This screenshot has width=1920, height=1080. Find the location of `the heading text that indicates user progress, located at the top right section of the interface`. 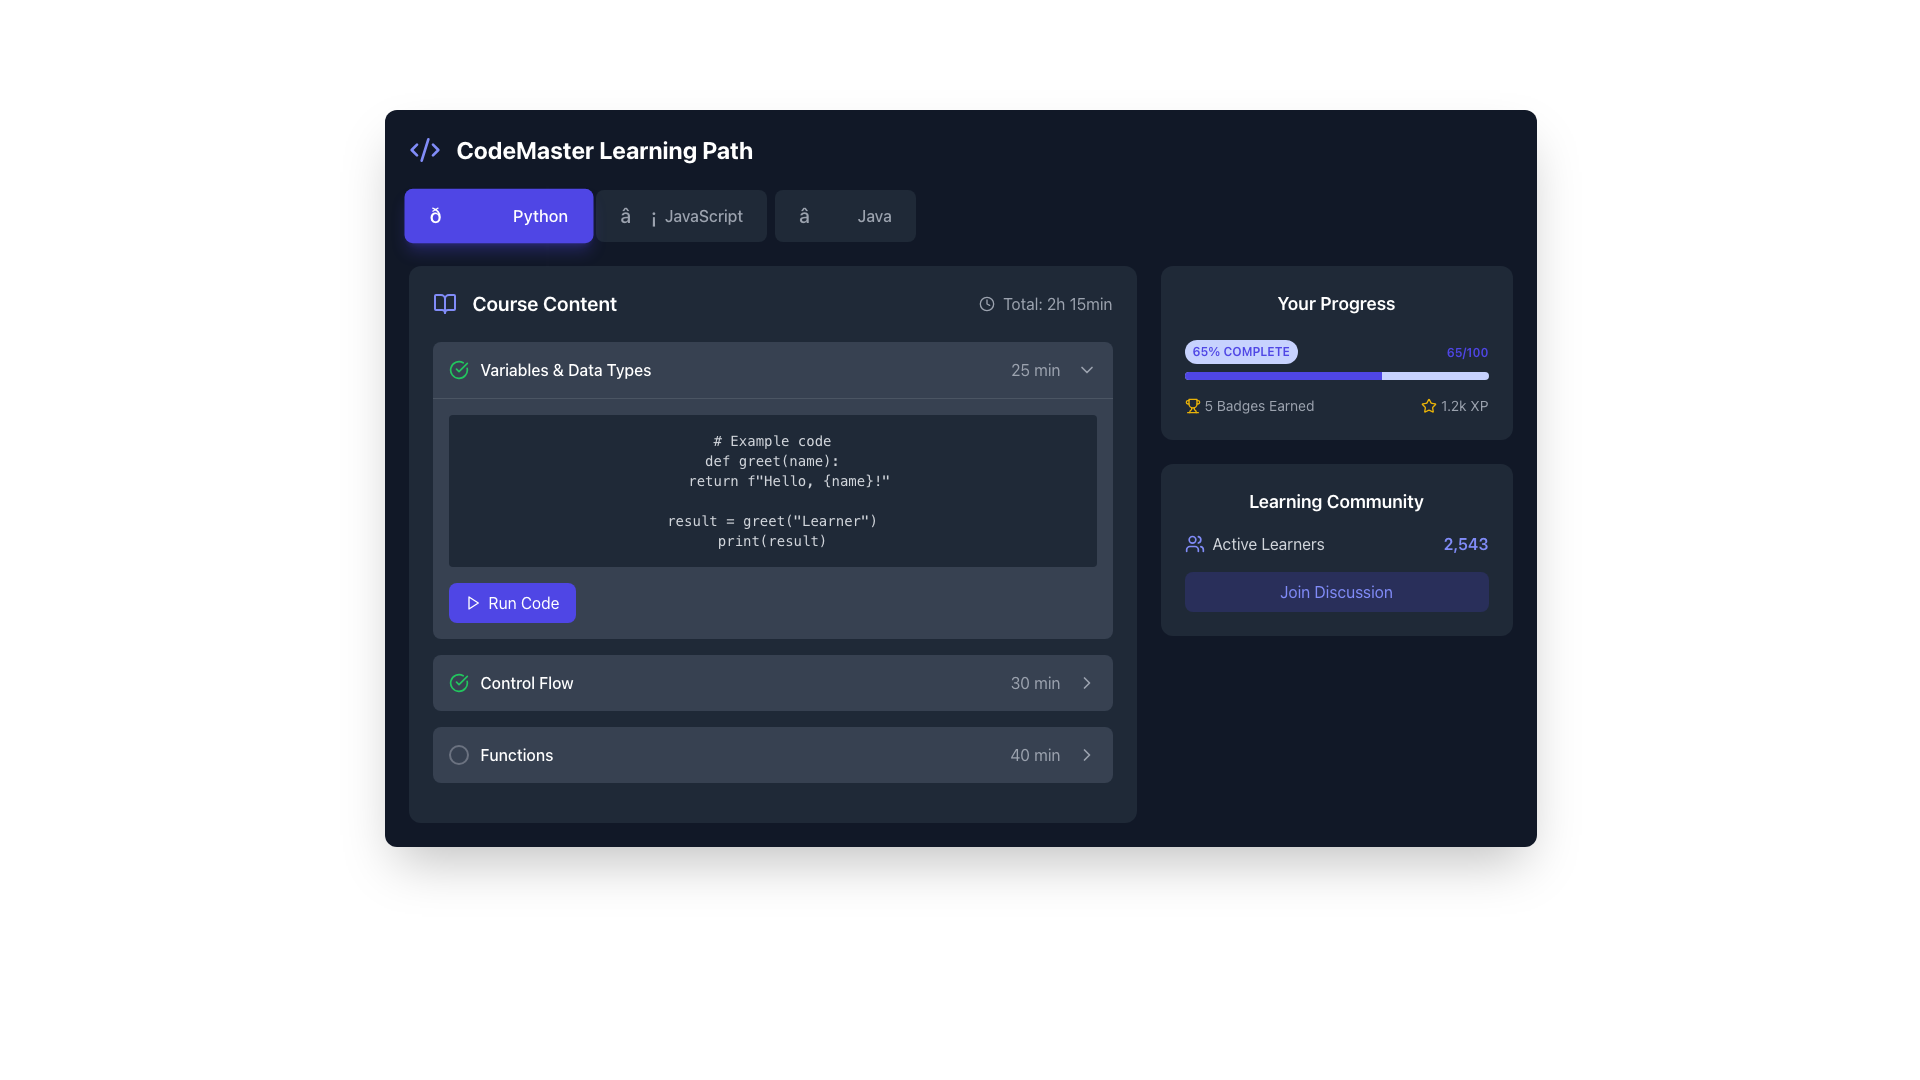

the heading text that indicates user progress, located at the top right section of the interface is located at coordinates (1336, 304).